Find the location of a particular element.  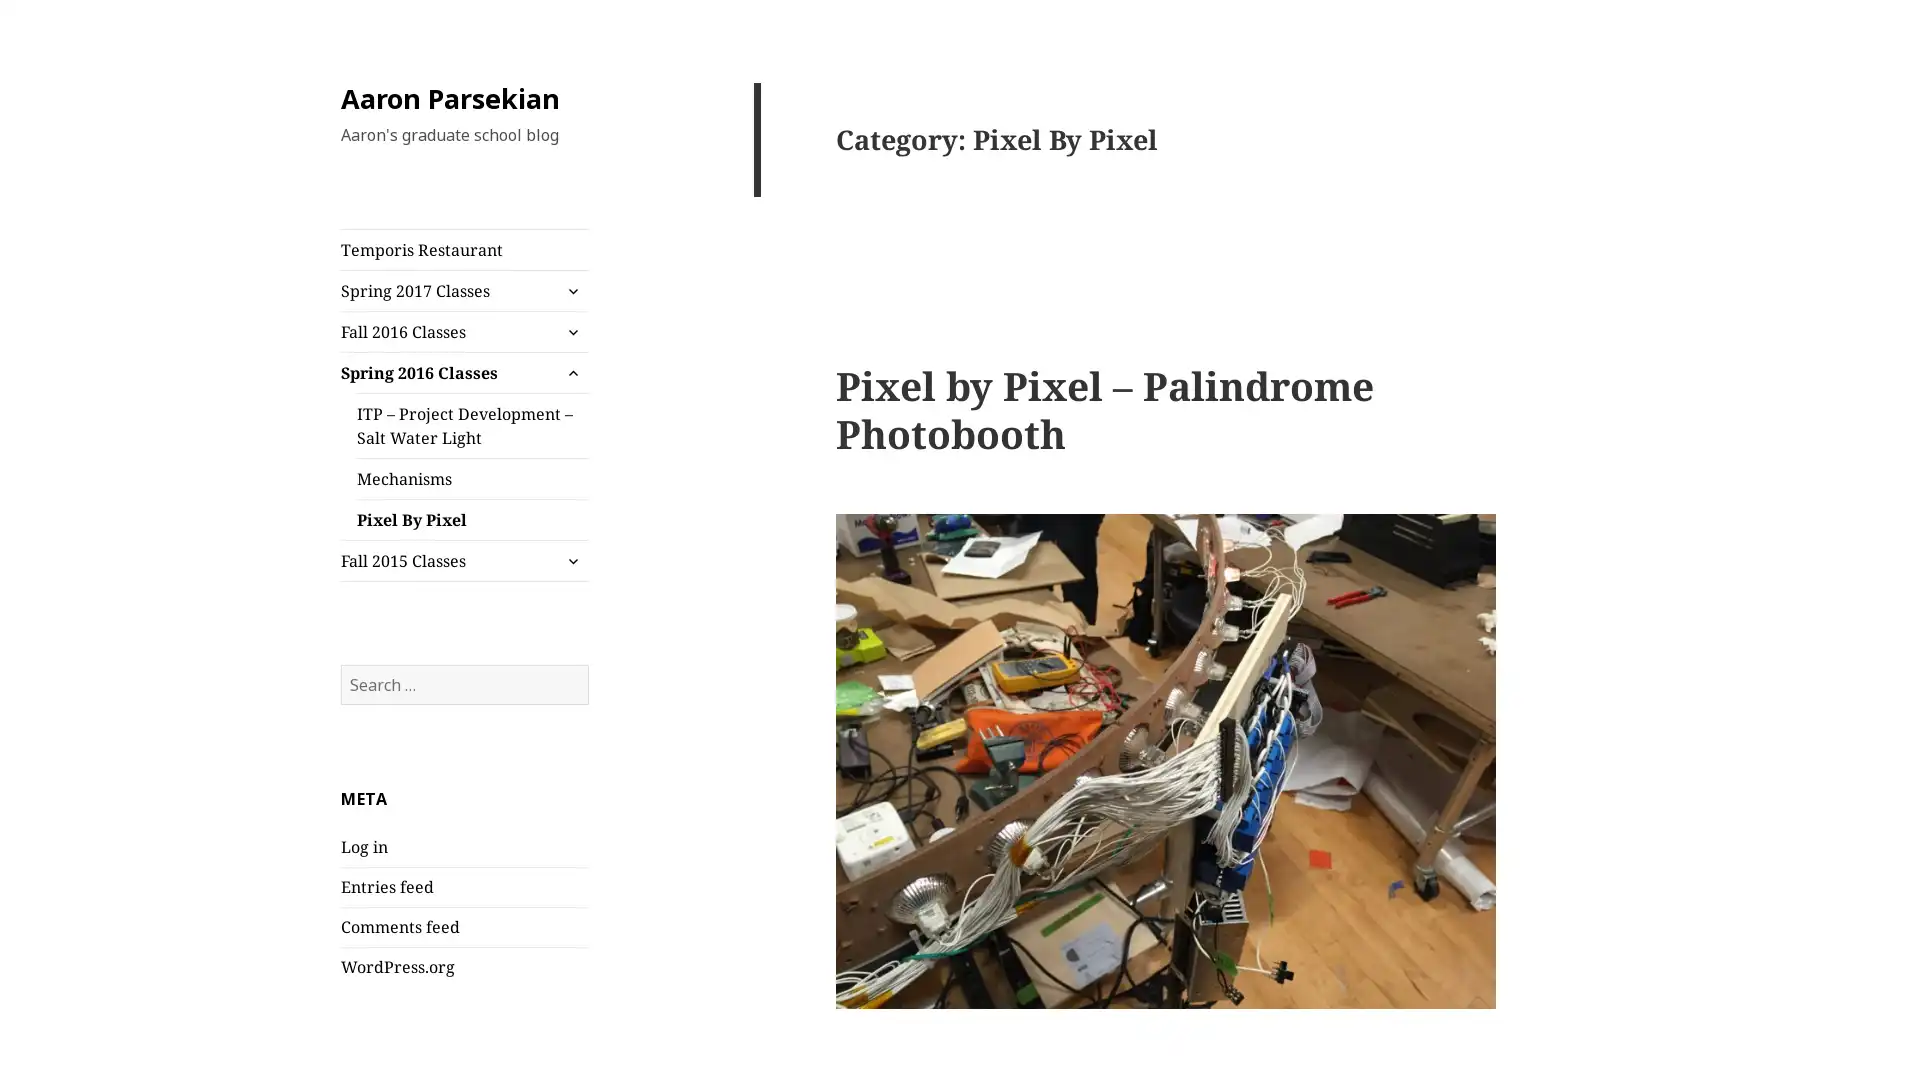

expand child menu is located at coordinates (570, 330).